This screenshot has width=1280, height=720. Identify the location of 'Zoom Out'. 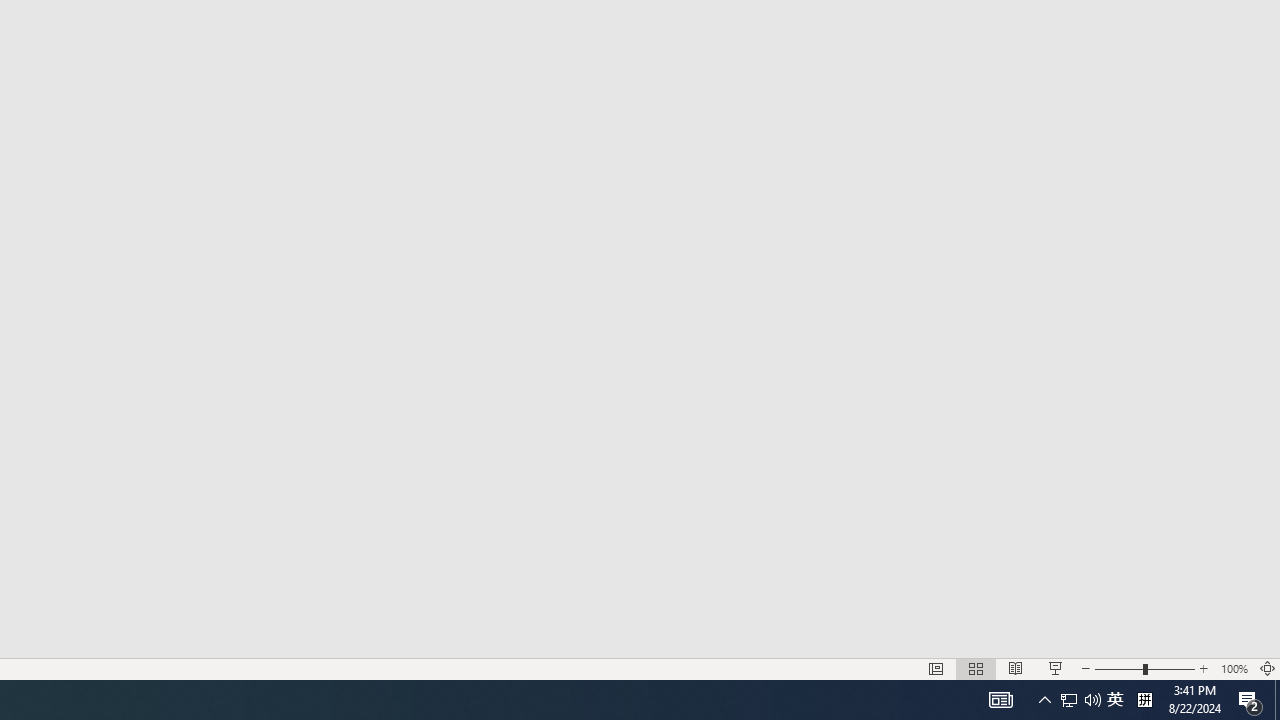
(1117, 669).